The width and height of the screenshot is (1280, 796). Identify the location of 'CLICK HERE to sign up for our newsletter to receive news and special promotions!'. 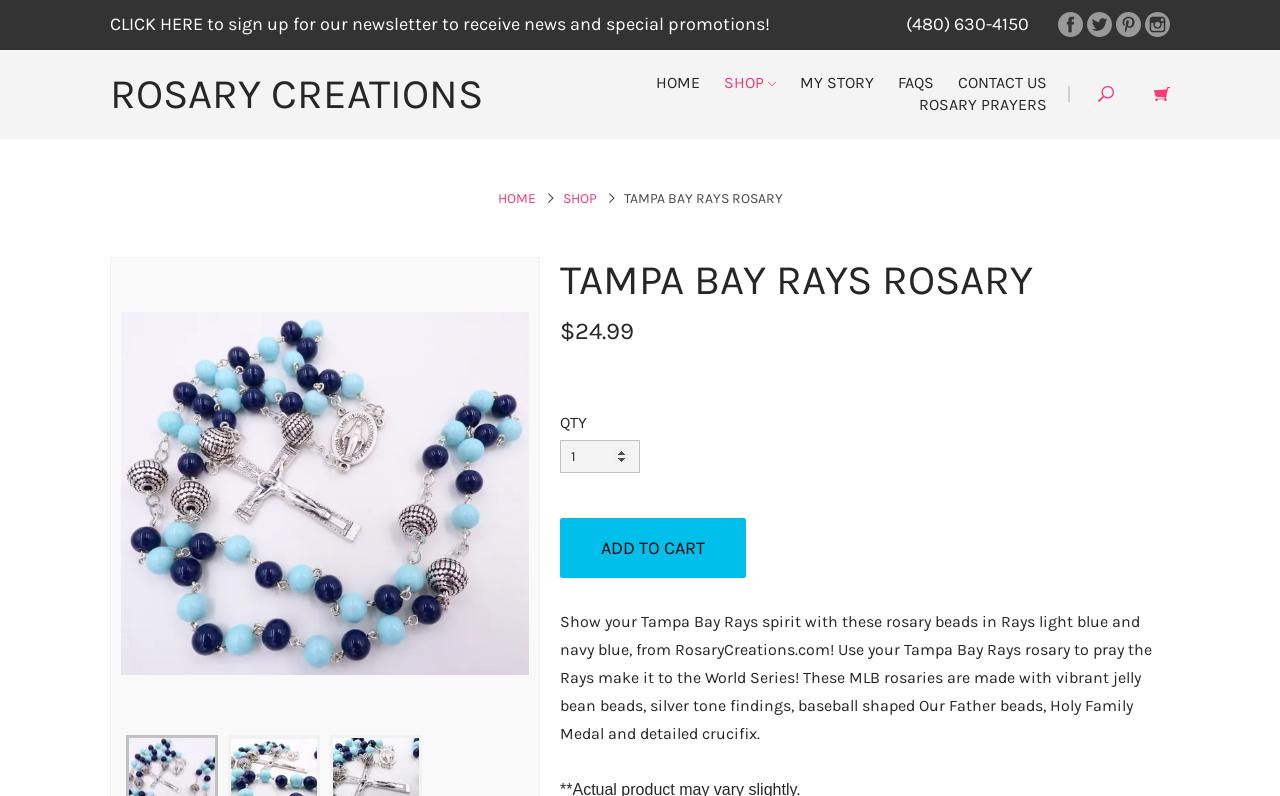
(439, 23).